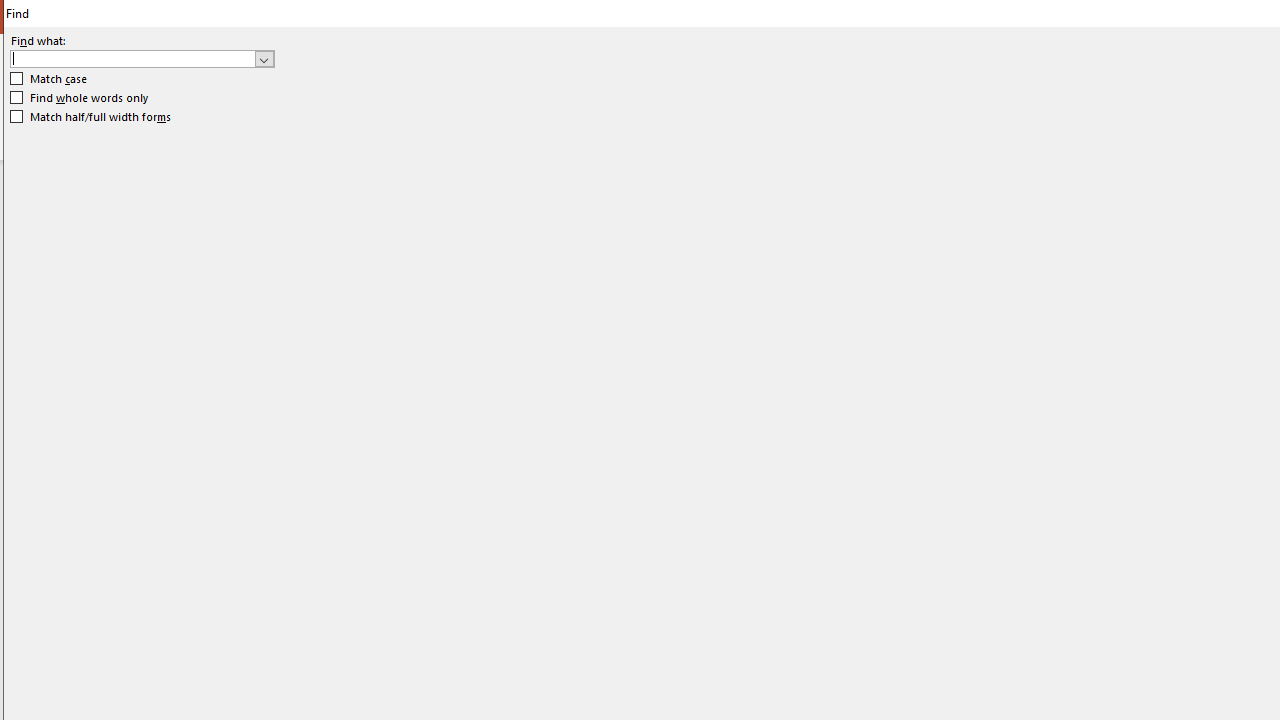 This screenshot has height=720, width=1280. Describe the element at coordinates (49, 78) in the screenshot. I see `'Match case'` at that location.